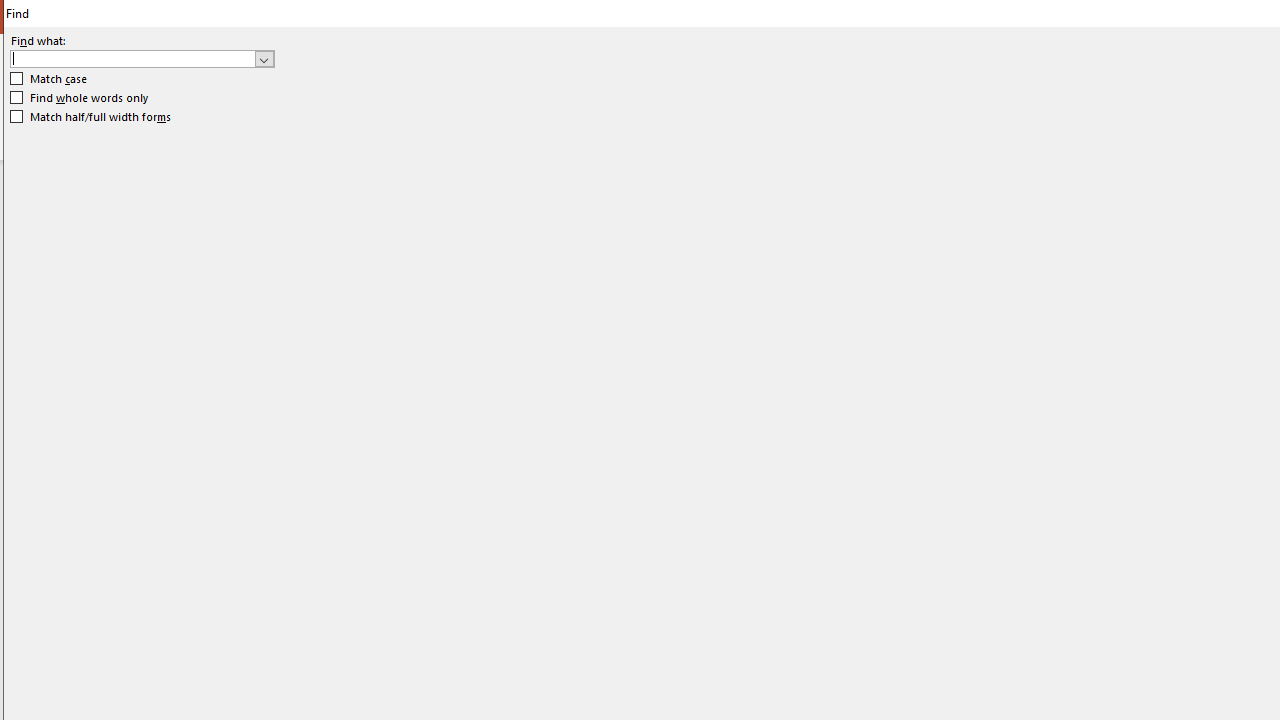 This screenshot has height=720, width=1280. Describe the element at coordinates (49, 78) in the screenshot. I see `'Match case'` at that location.